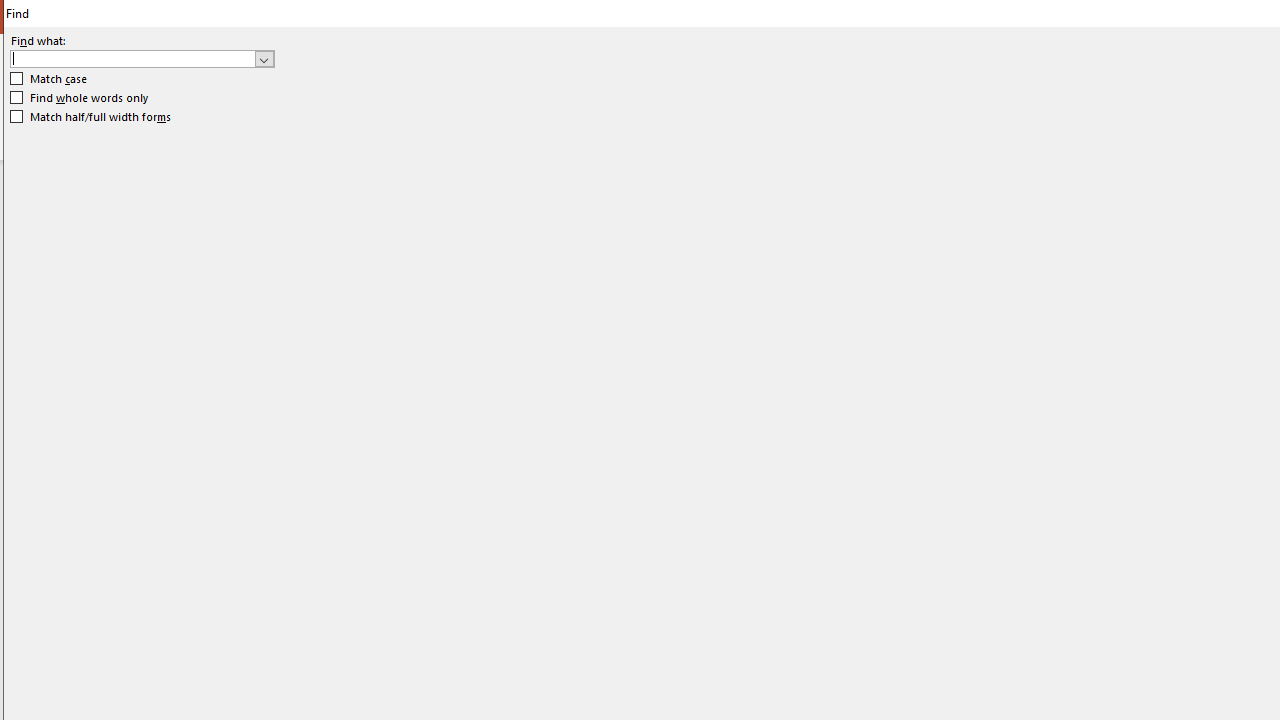 This screenshot has height=720, width=1280. Describe the element at coordinates (49, 78) in the screenshot. I see `'Match case'` at that location.